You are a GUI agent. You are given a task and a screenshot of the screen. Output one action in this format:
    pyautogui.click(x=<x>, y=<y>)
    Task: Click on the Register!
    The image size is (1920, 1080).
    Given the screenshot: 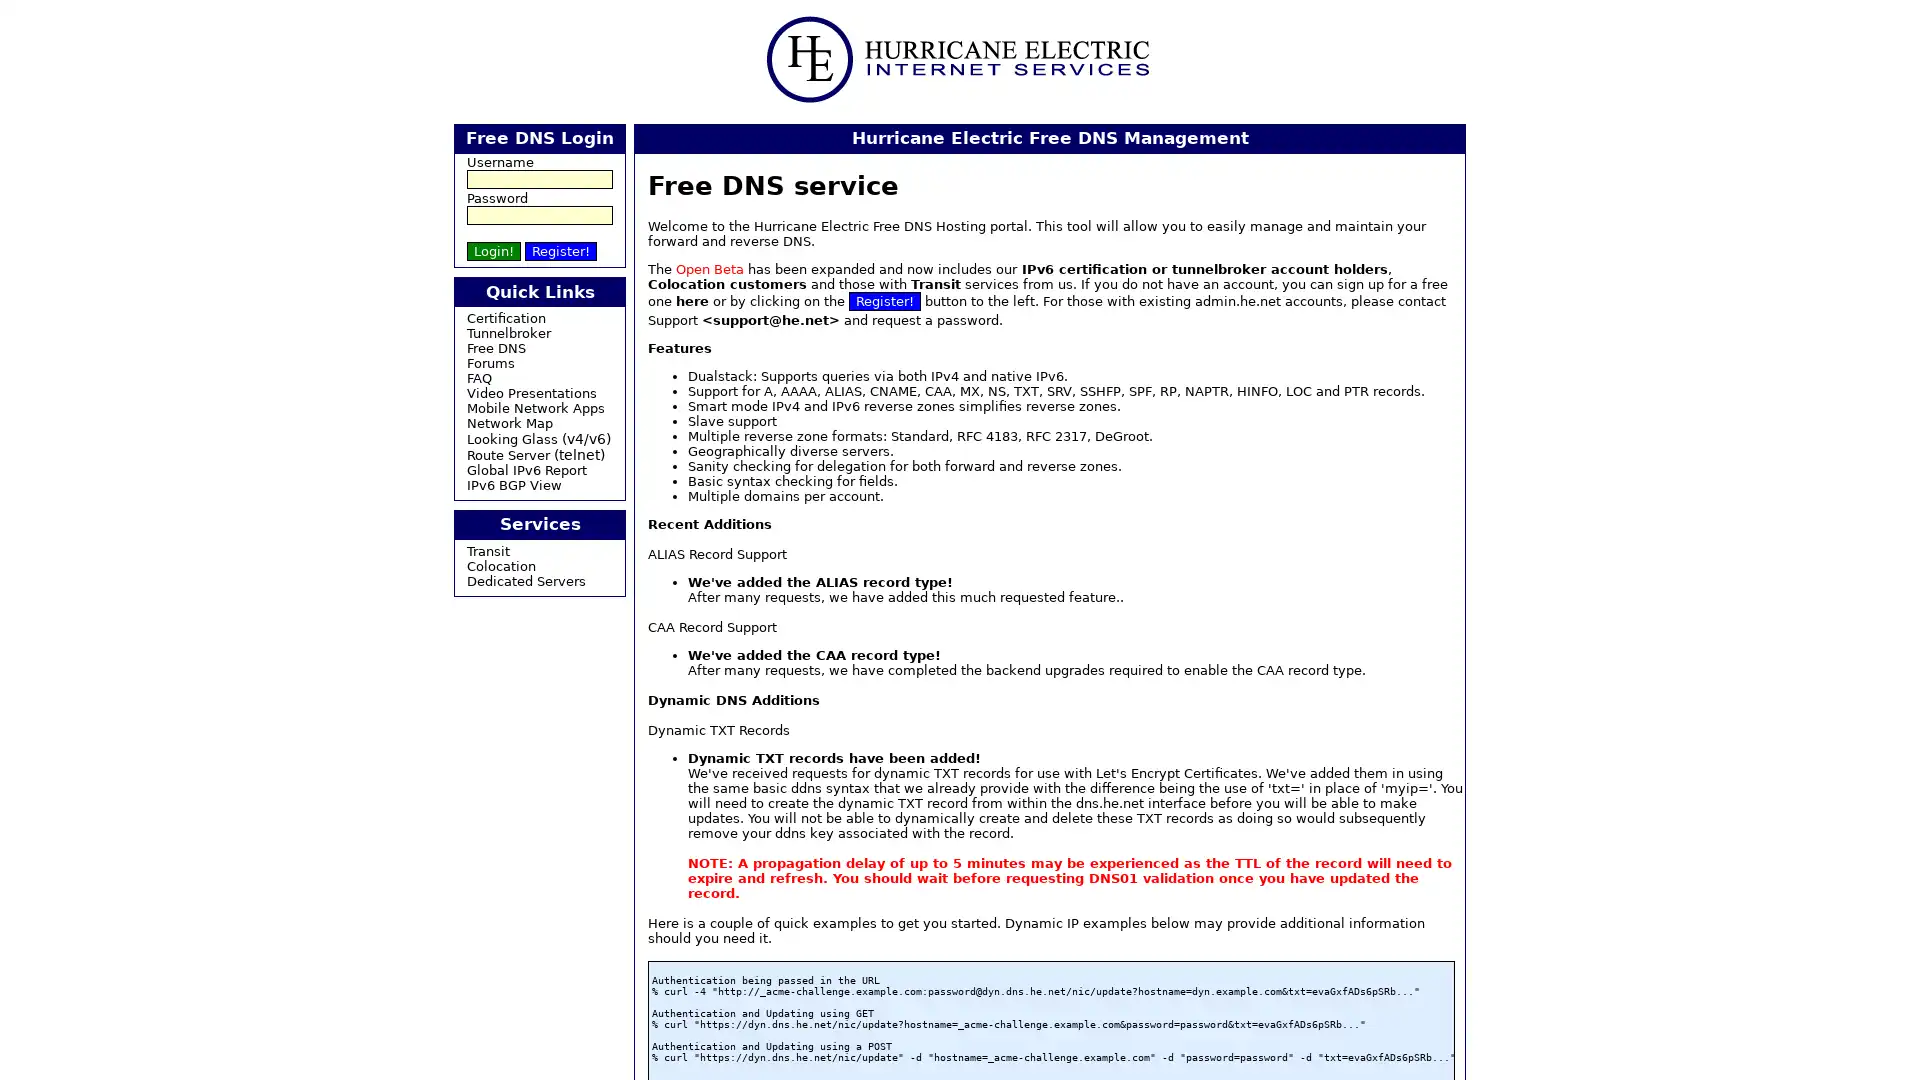 What is the action you would take?
    pyautogui.click(x=560, y=250)
    